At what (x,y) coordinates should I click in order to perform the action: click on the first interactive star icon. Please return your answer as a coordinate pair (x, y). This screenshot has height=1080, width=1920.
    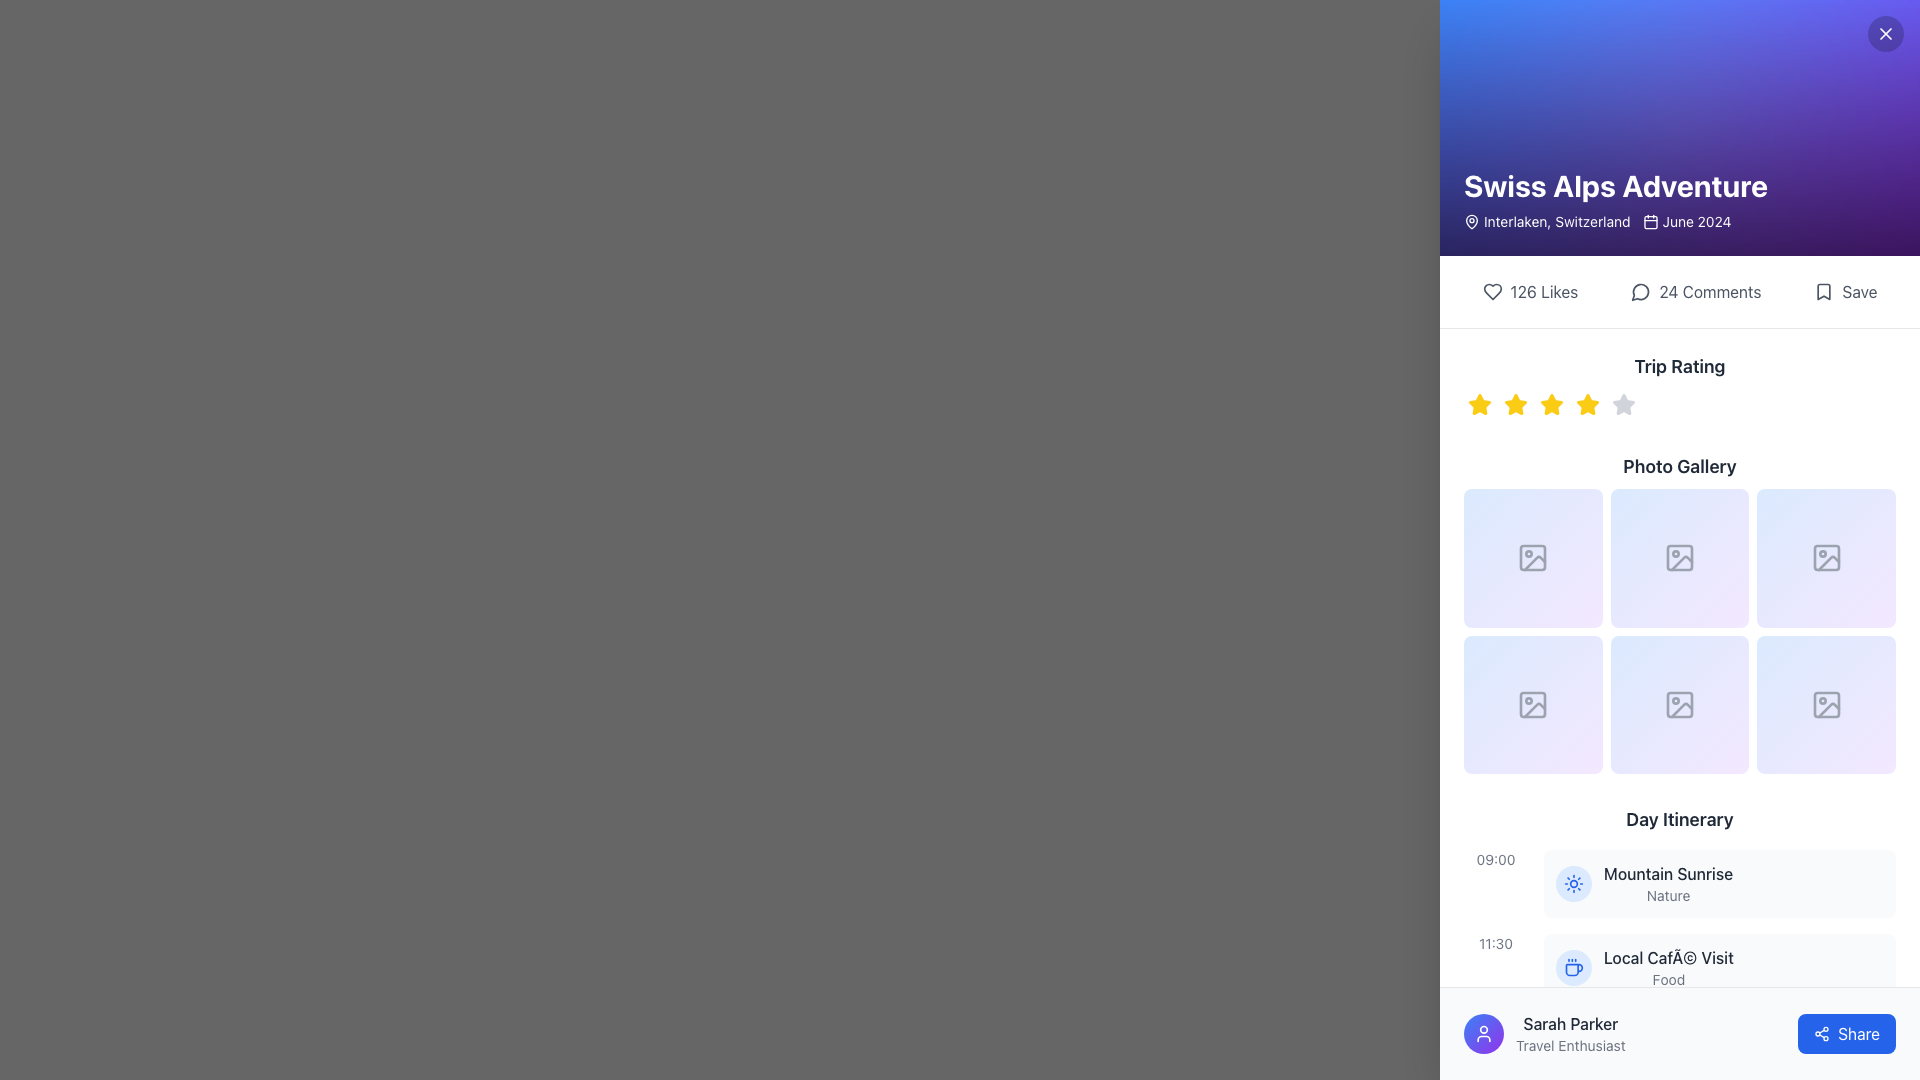
    Looking at the image, I should click on (1479, 405).